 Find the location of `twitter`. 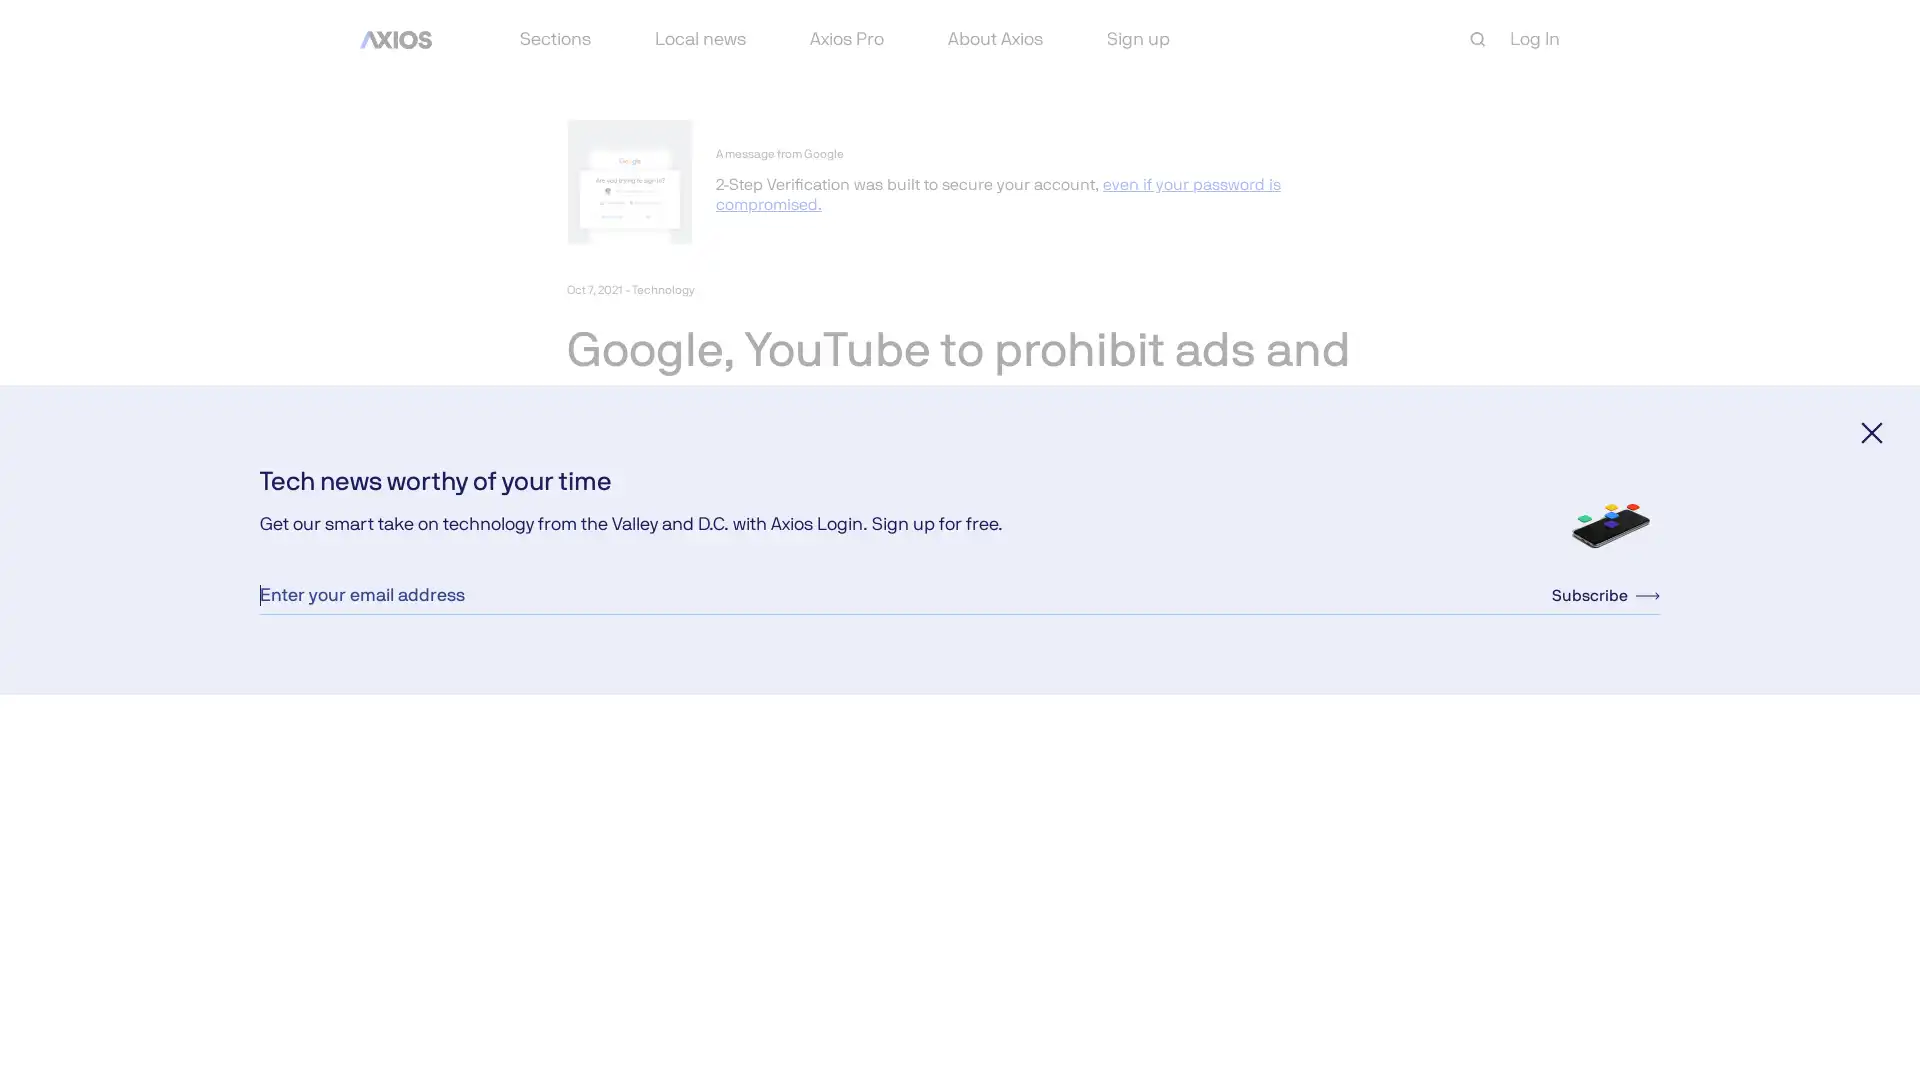

twitter is located at coordinates (628, 603).